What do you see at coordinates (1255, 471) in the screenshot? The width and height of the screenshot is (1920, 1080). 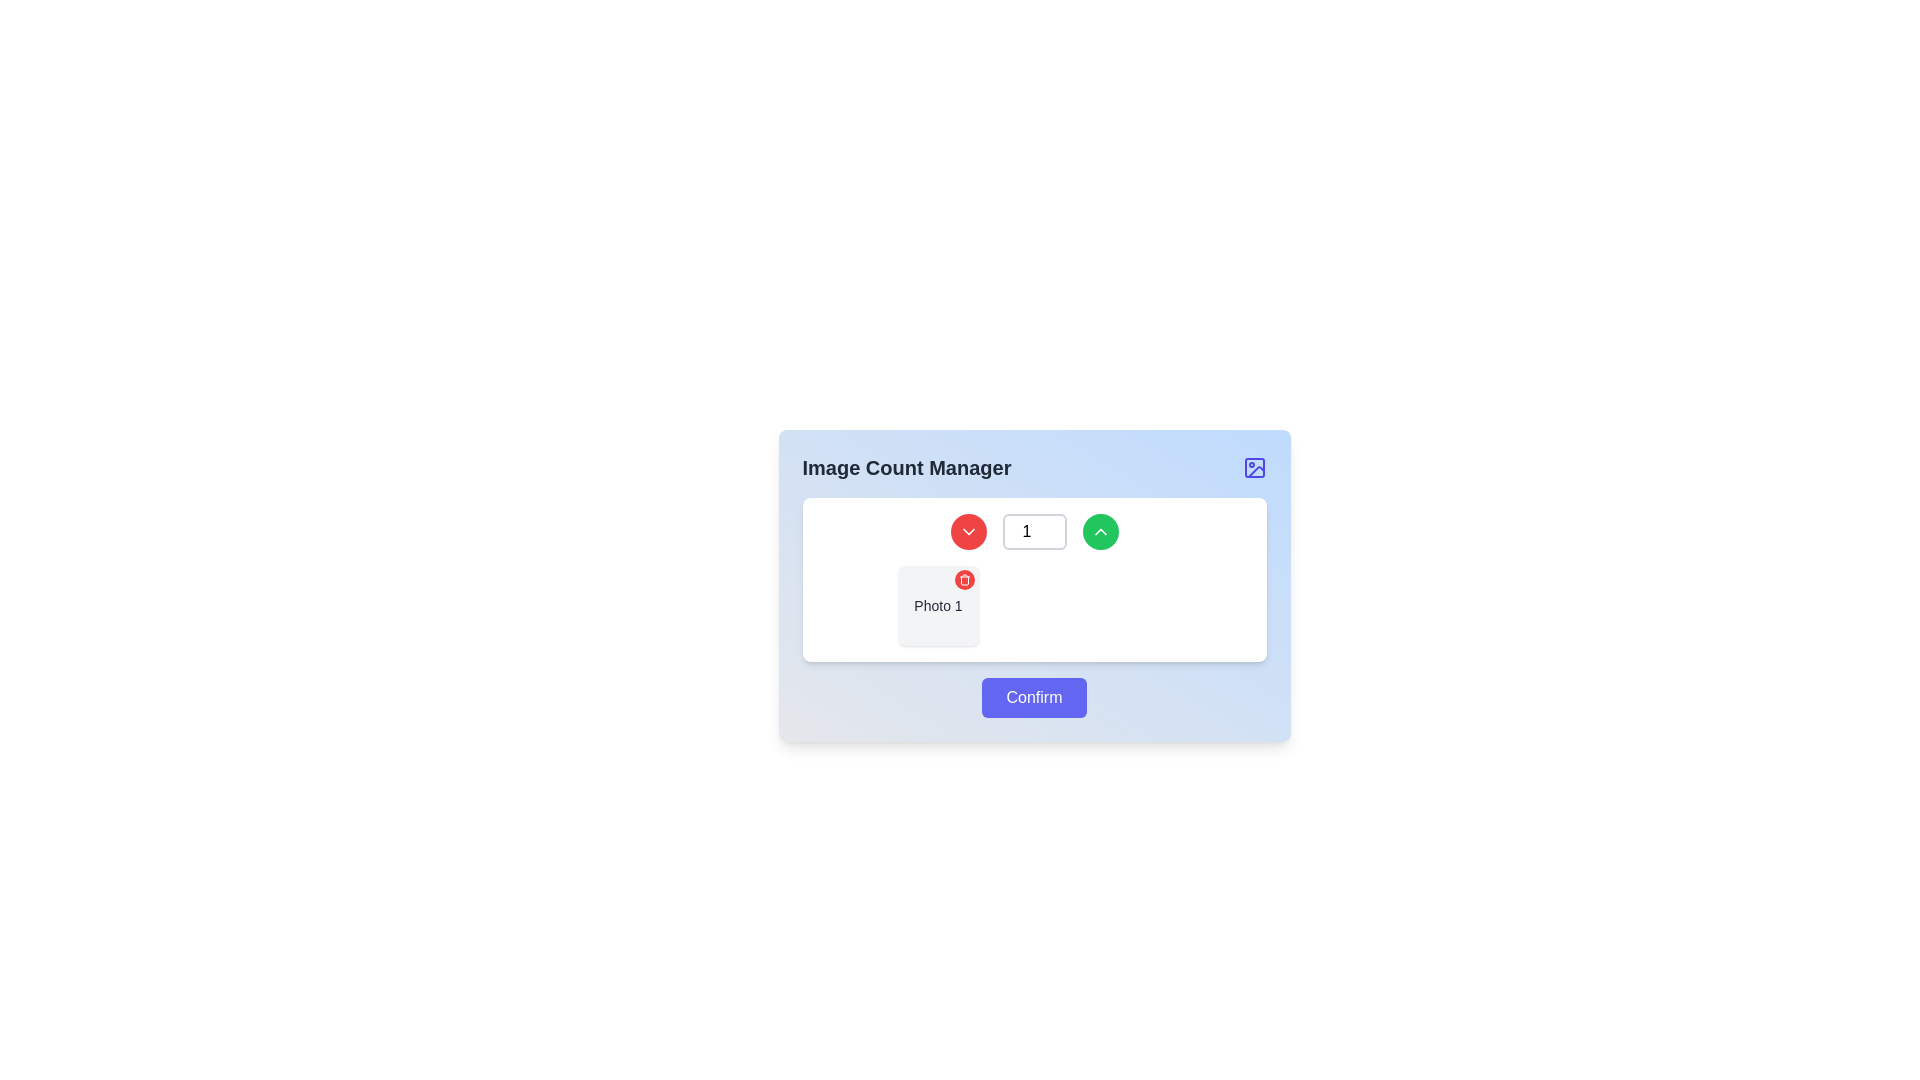 I see `the lower-right part of the image icon located in the top-right corner of the 'Image Count Manager' interface to enhance user understanding of its purpose` at bounding box center [1255, 471].